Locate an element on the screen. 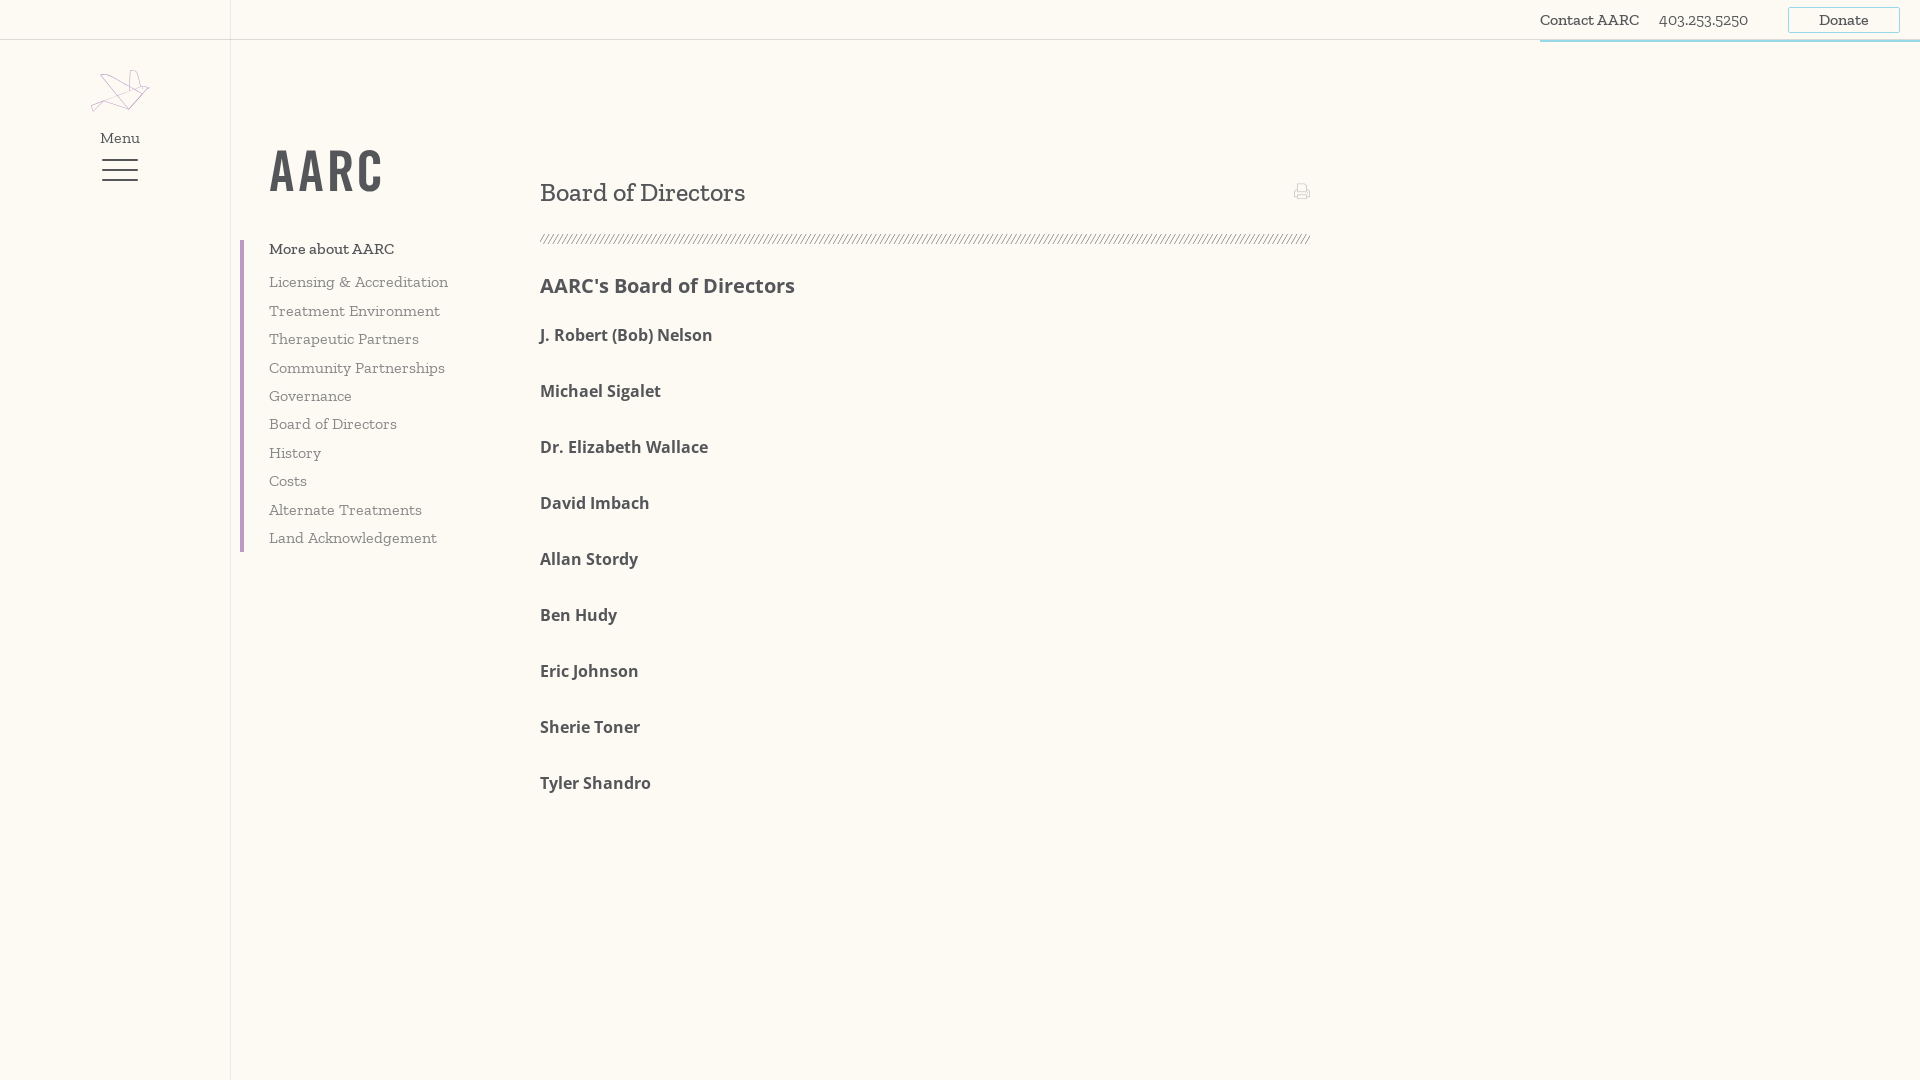  'Licensing & Accreditation' is located at coordinates (374, 281).